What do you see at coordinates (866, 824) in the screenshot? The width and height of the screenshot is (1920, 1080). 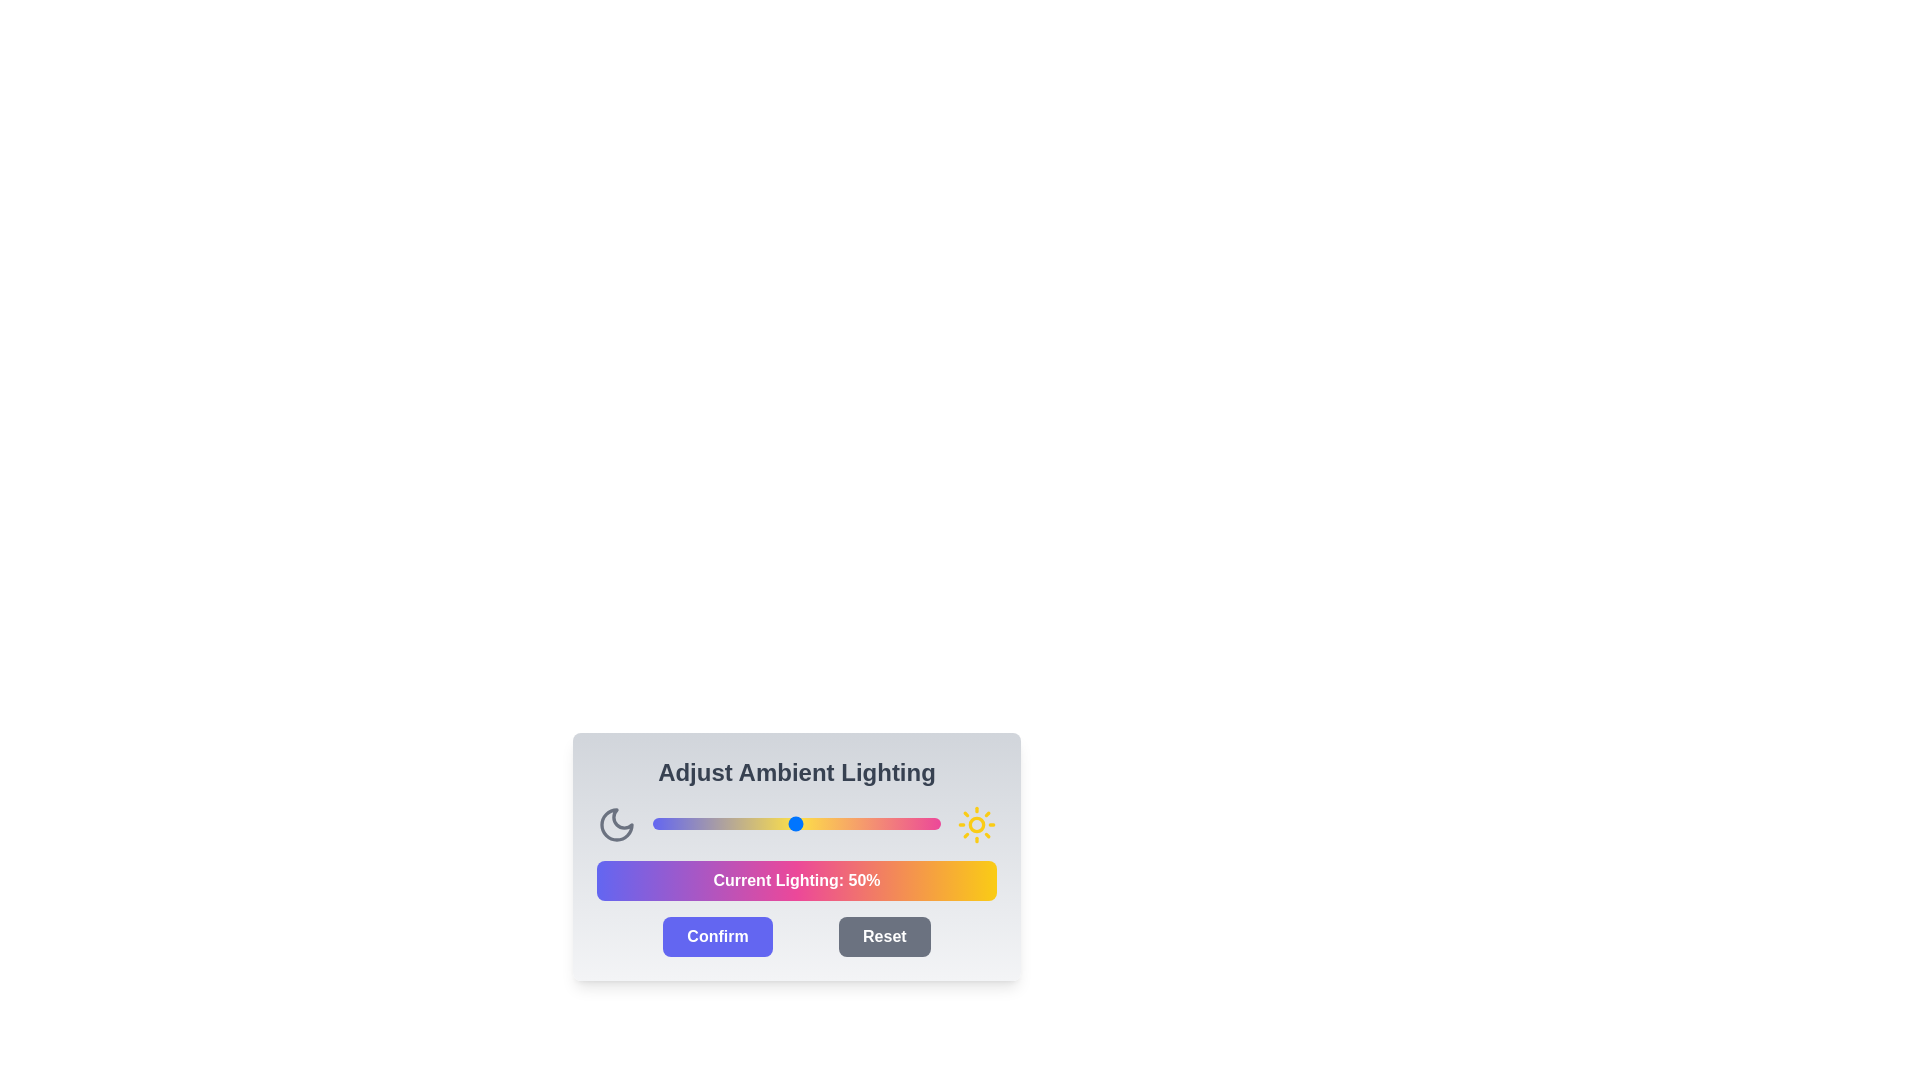 I see `the light intensity slider to 74%` at bounding box center [866, 824].